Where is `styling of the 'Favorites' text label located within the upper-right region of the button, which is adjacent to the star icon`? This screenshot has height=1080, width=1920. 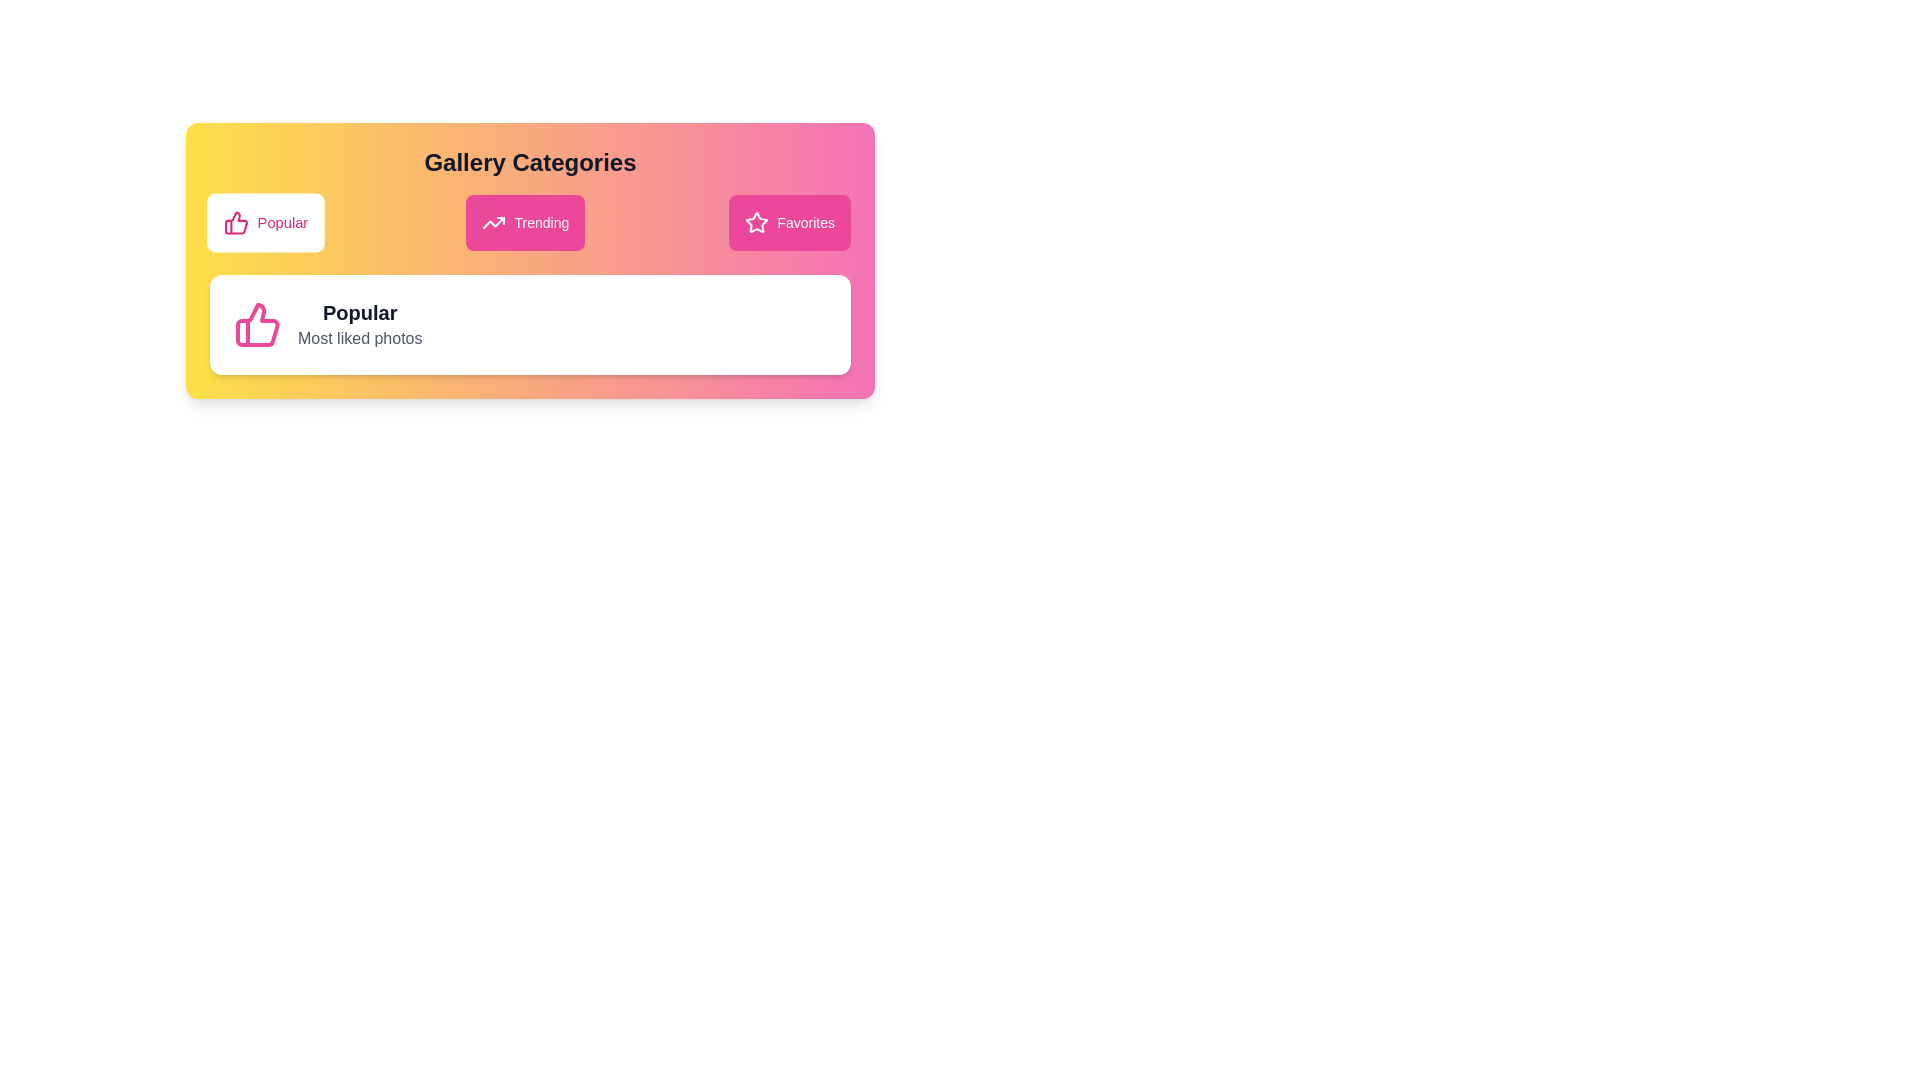
styling of the 'Favorites' text label located within the upper-right region of the button, which is adjacent to the star icon is located at coordinates (806, 223).